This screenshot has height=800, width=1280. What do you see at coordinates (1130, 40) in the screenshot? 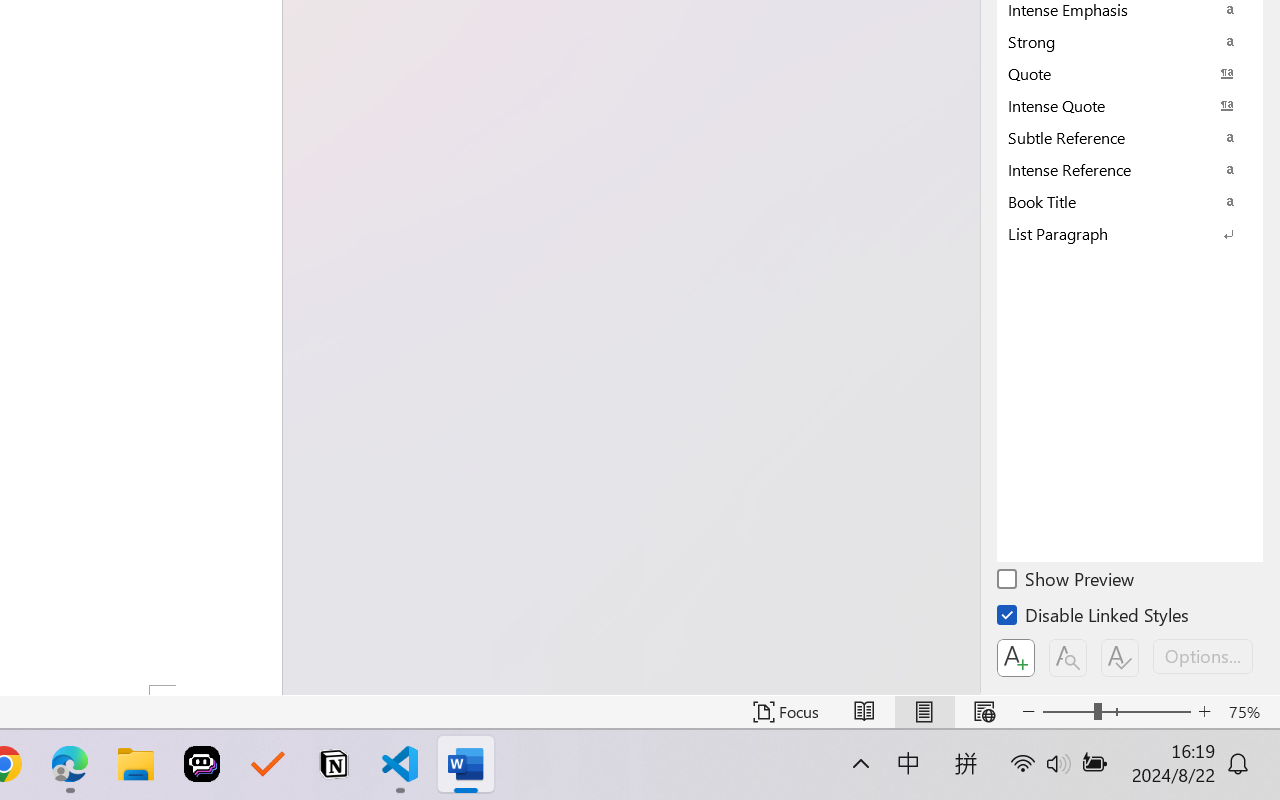
I see `'Strong'` at bounding box center [1130, 40].